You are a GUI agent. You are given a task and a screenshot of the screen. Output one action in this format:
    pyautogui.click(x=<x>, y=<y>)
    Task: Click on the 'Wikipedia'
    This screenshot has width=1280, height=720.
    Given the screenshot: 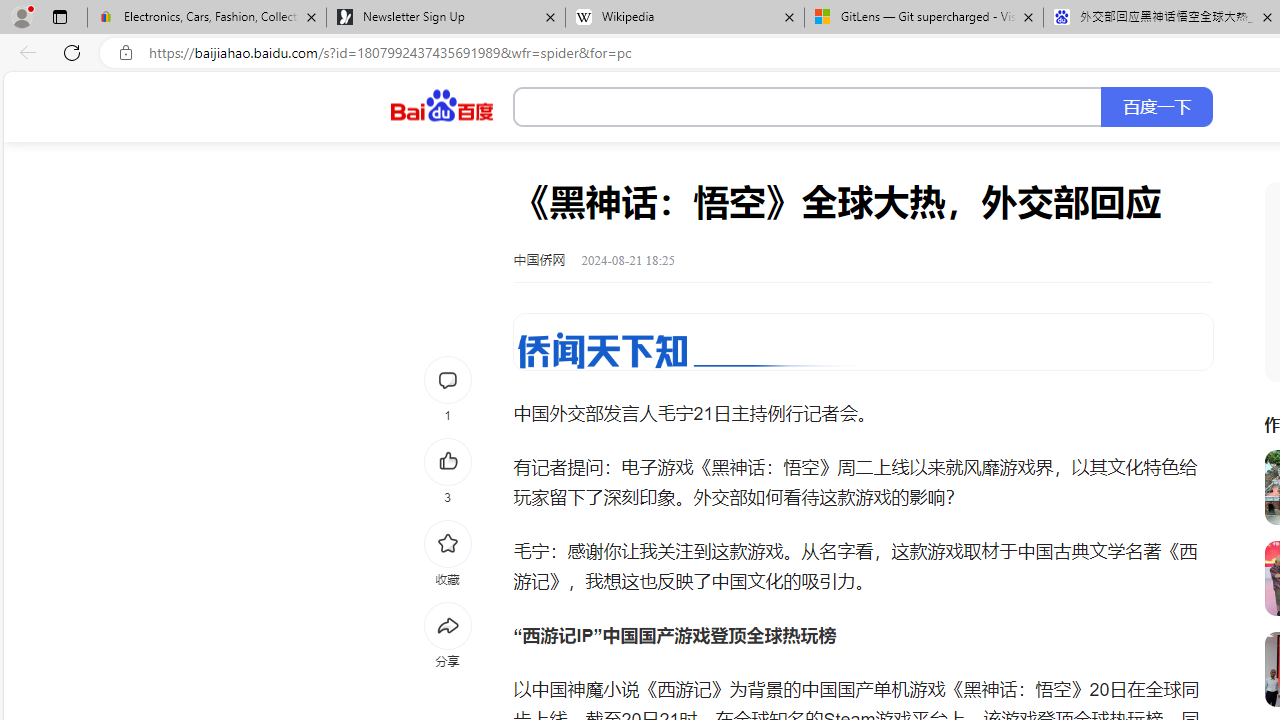 What is the action you would take?
    pyautogui.click(x=684, y=17)
    